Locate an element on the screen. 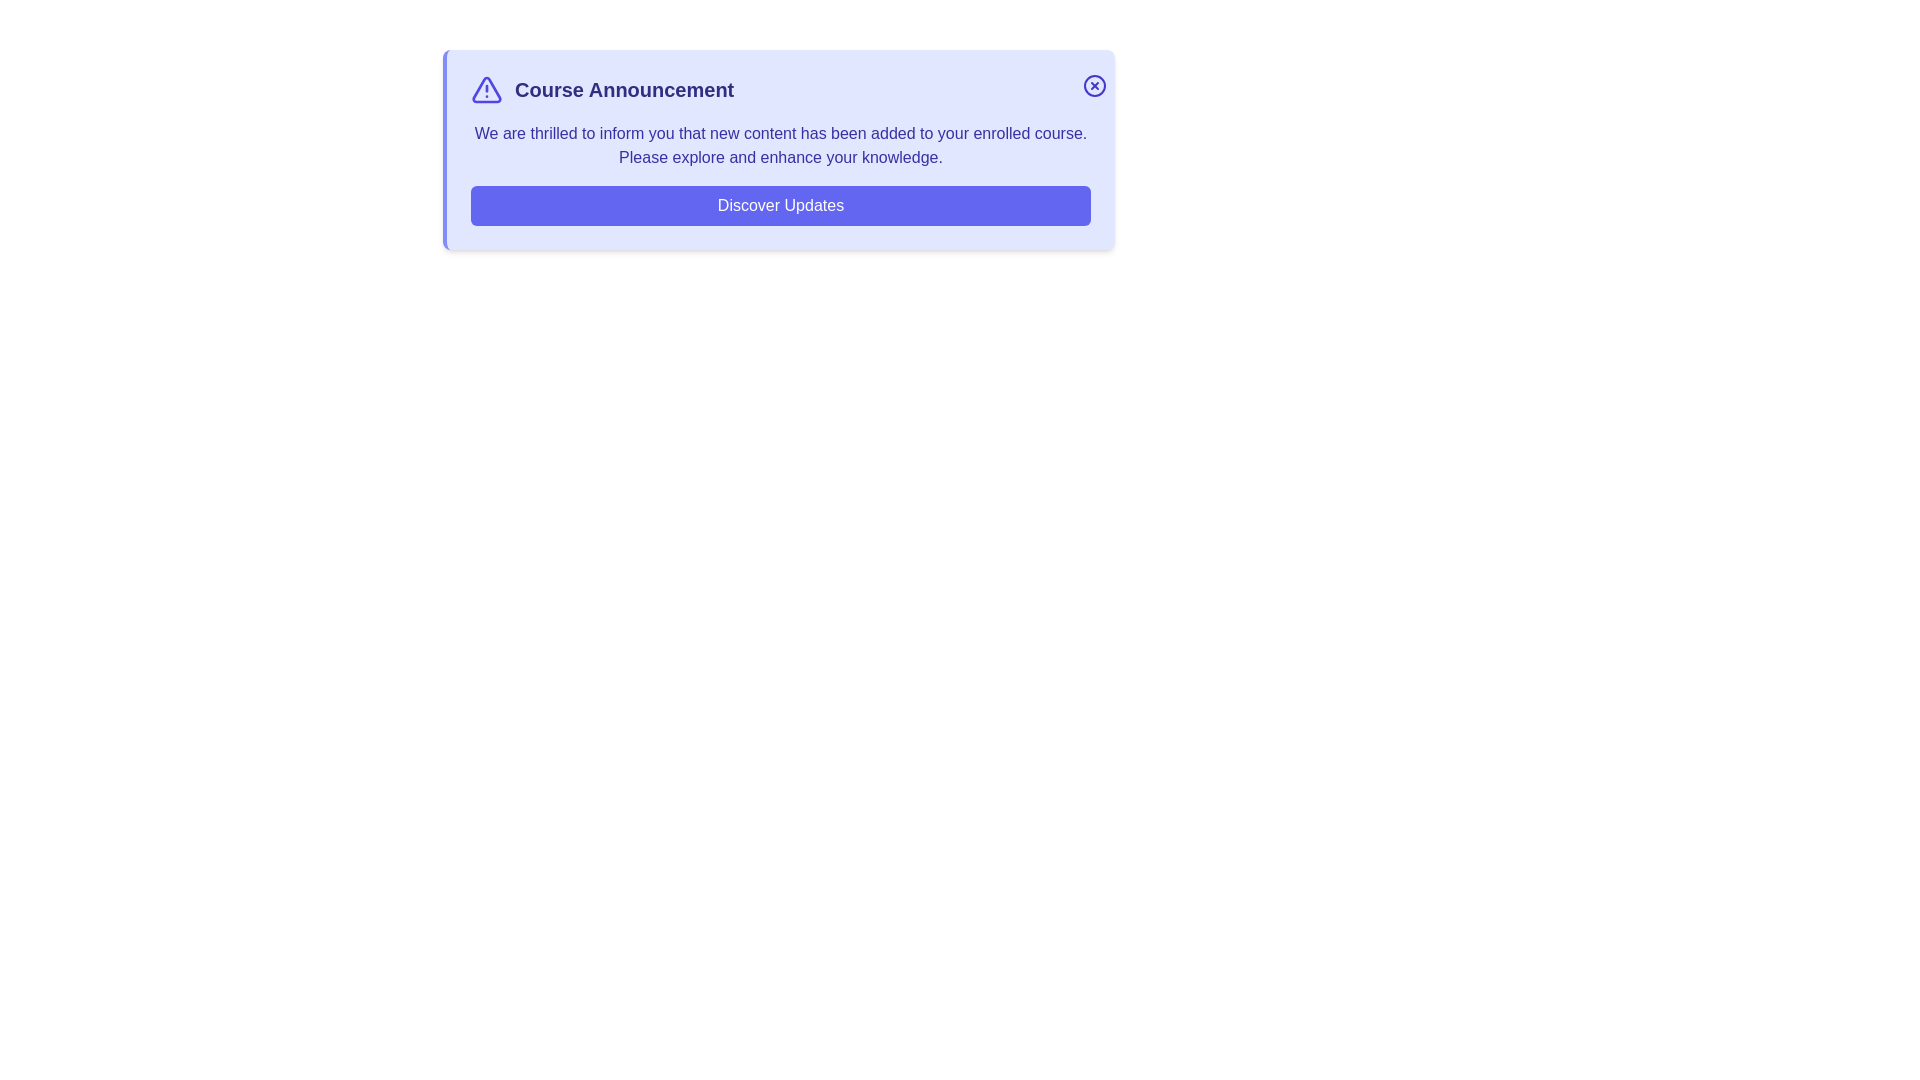 Image resolution: width=1920 pixels, height=1080 pixels. the 'Discover Updates' button is located at coordinates (780, 205).